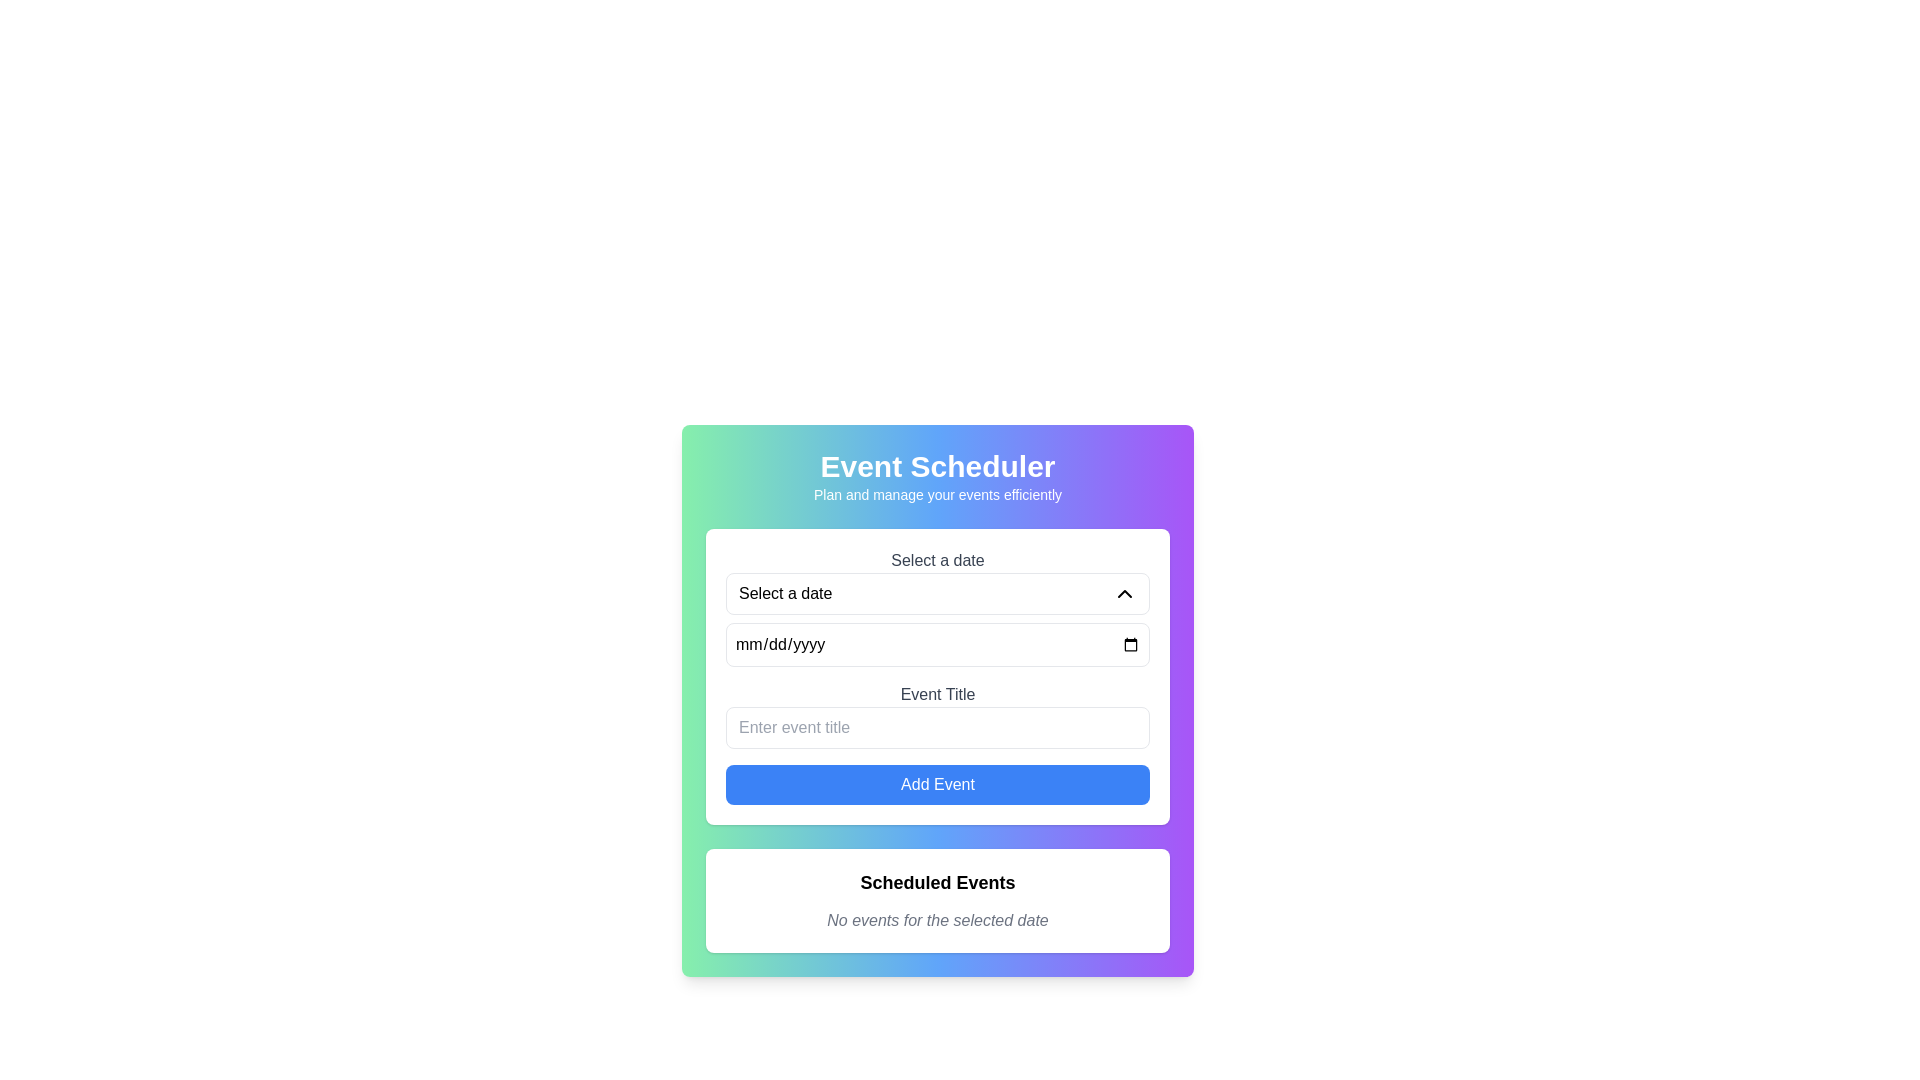 The height and width of the screenshot is (1080, 1920). I want to click on the Text label that describes the expected input for the event title, which is located in the center of the layout above the input field, so click(936, 693).